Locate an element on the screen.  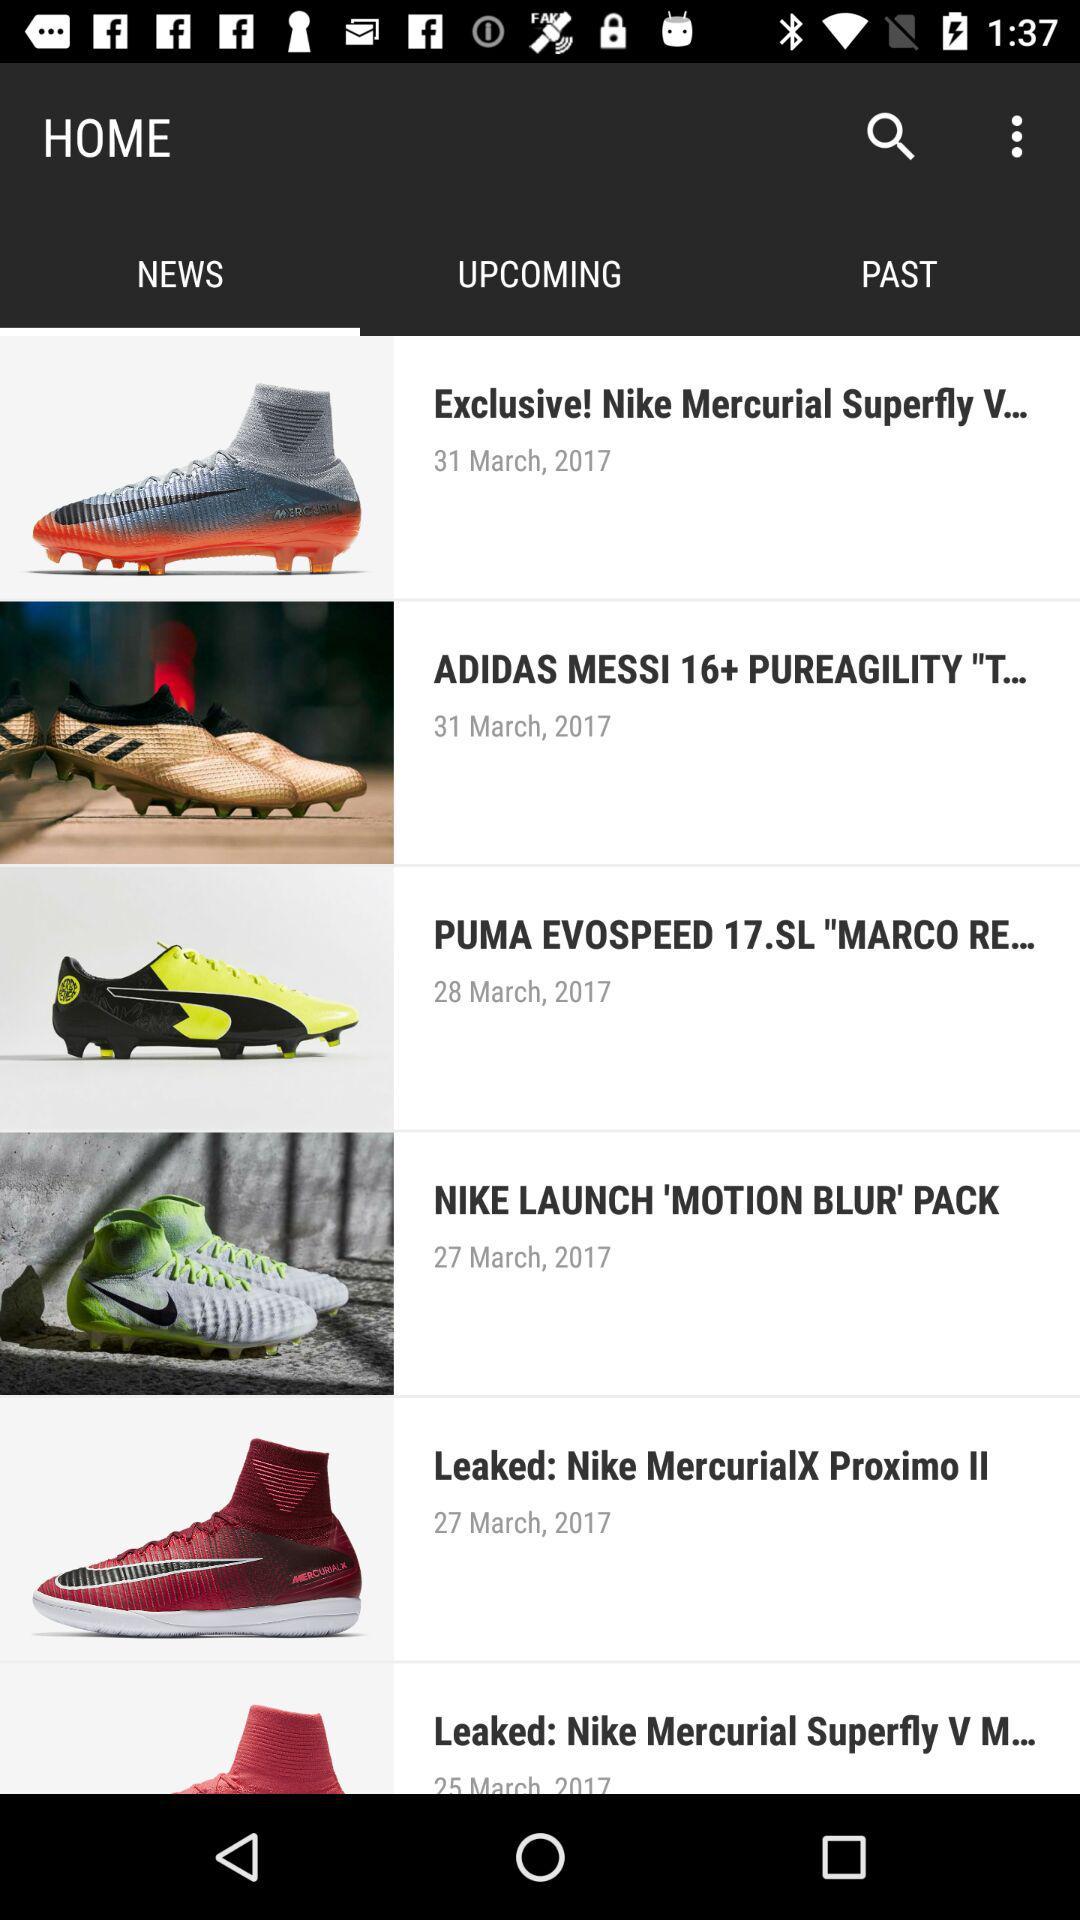
the icon above past is located at coordinates (890, 135).